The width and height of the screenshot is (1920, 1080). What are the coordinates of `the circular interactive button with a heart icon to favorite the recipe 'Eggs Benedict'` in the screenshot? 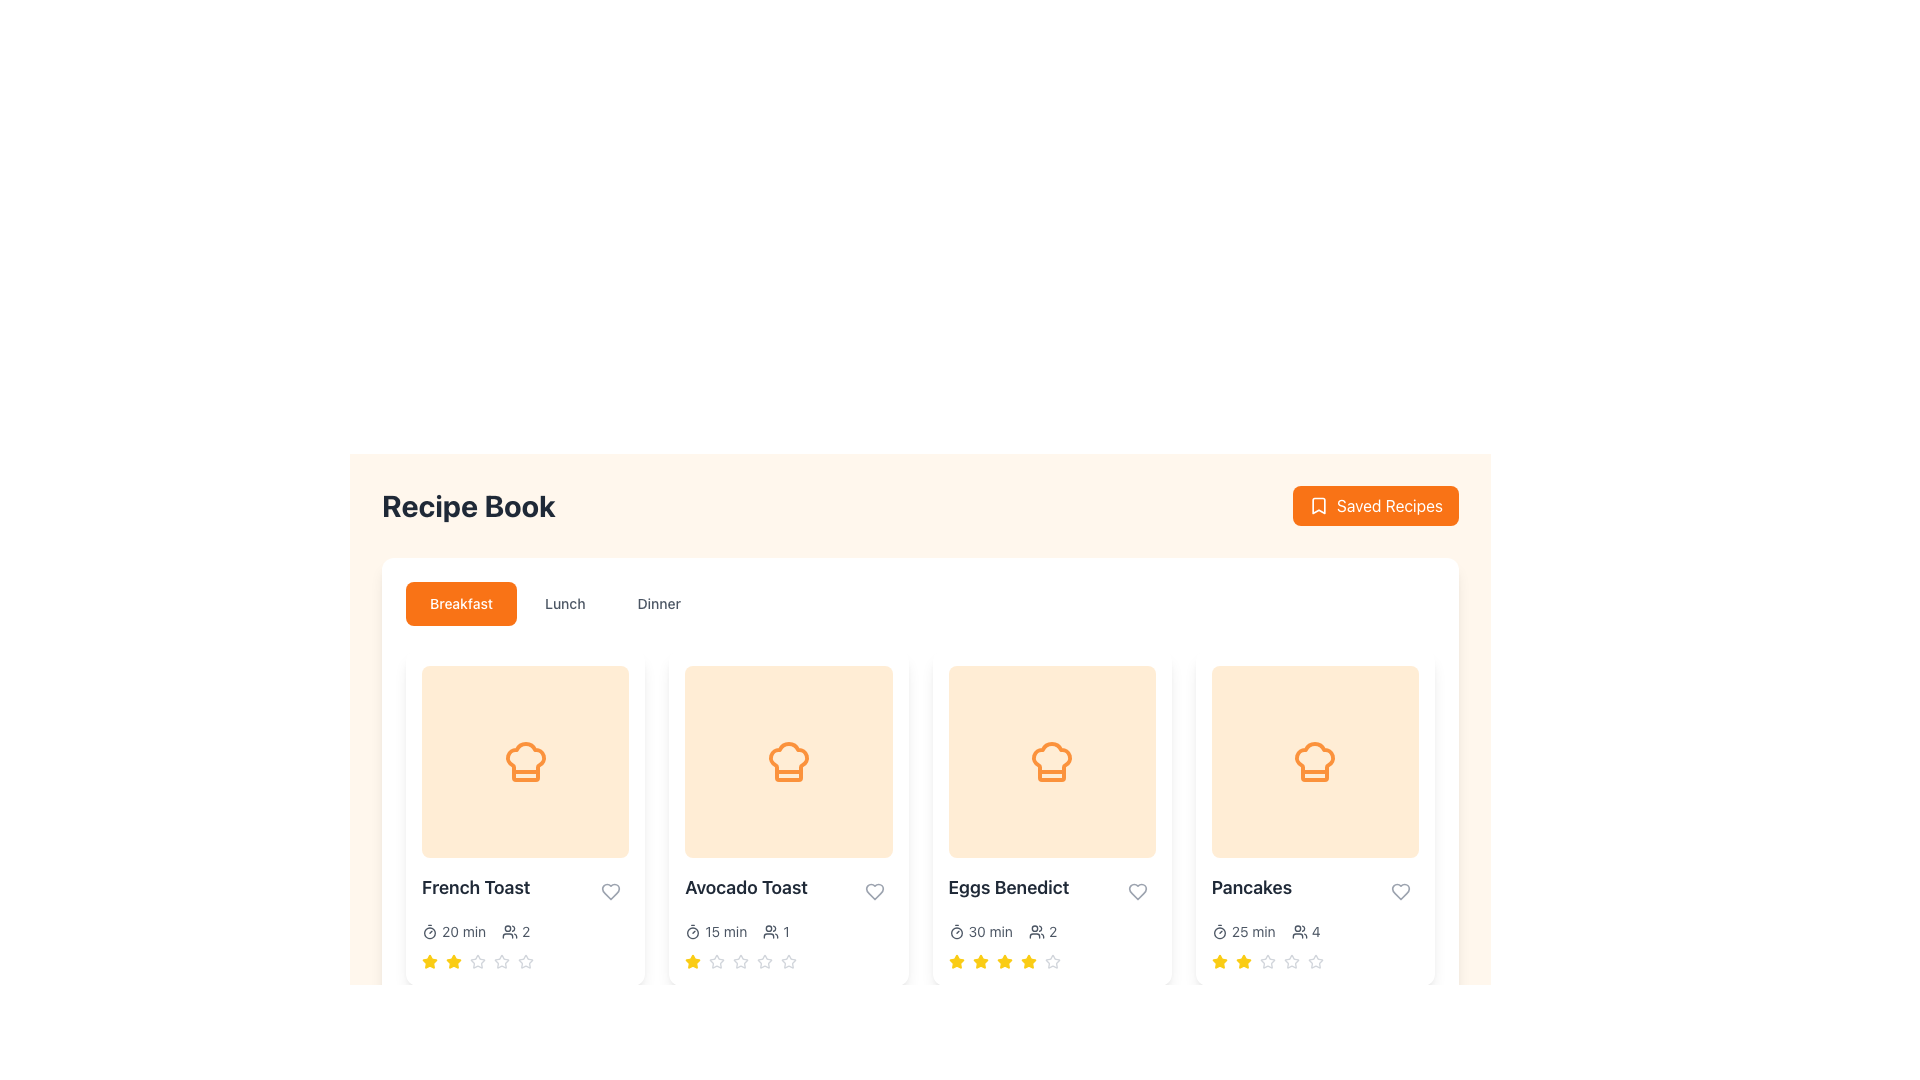 It's located at (1137, 890).